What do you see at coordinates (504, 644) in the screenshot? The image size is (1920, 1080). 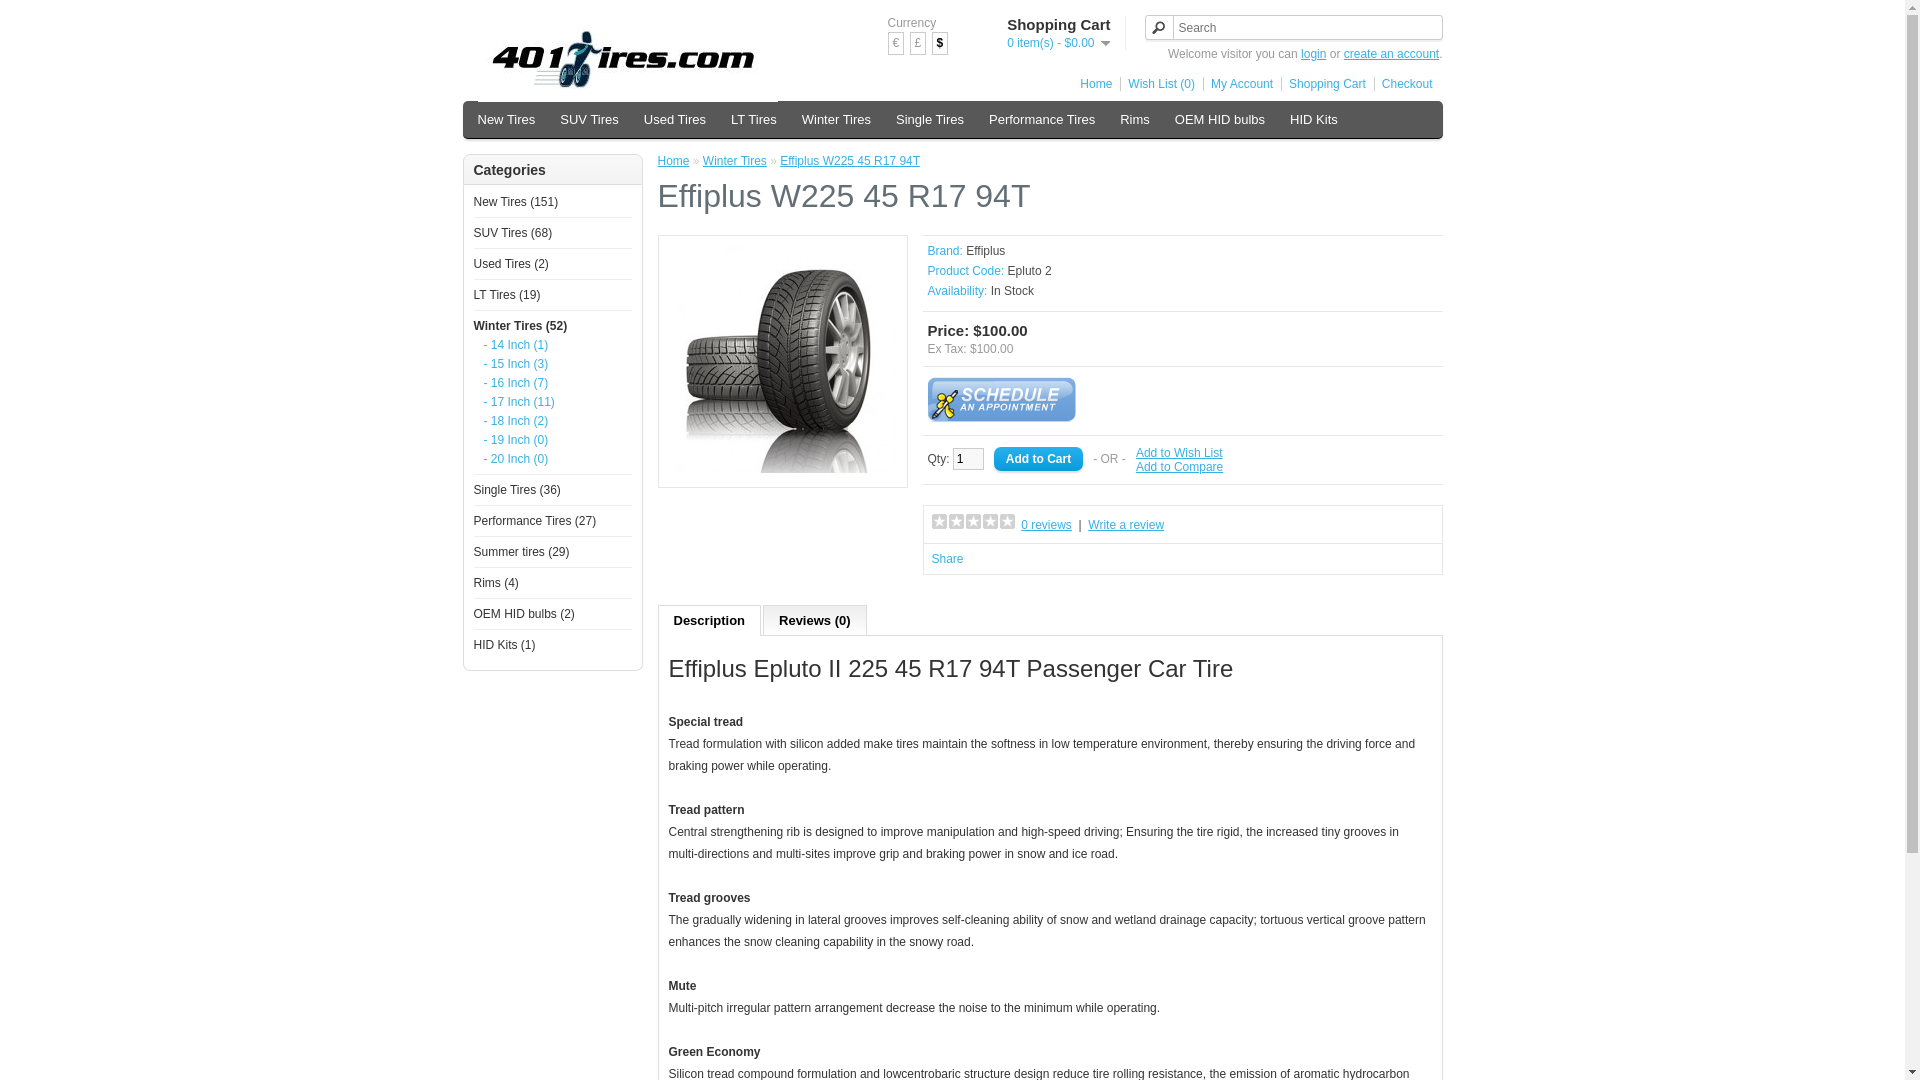 I see `'HID Kits (1)'` at bounding box center [504, 644].